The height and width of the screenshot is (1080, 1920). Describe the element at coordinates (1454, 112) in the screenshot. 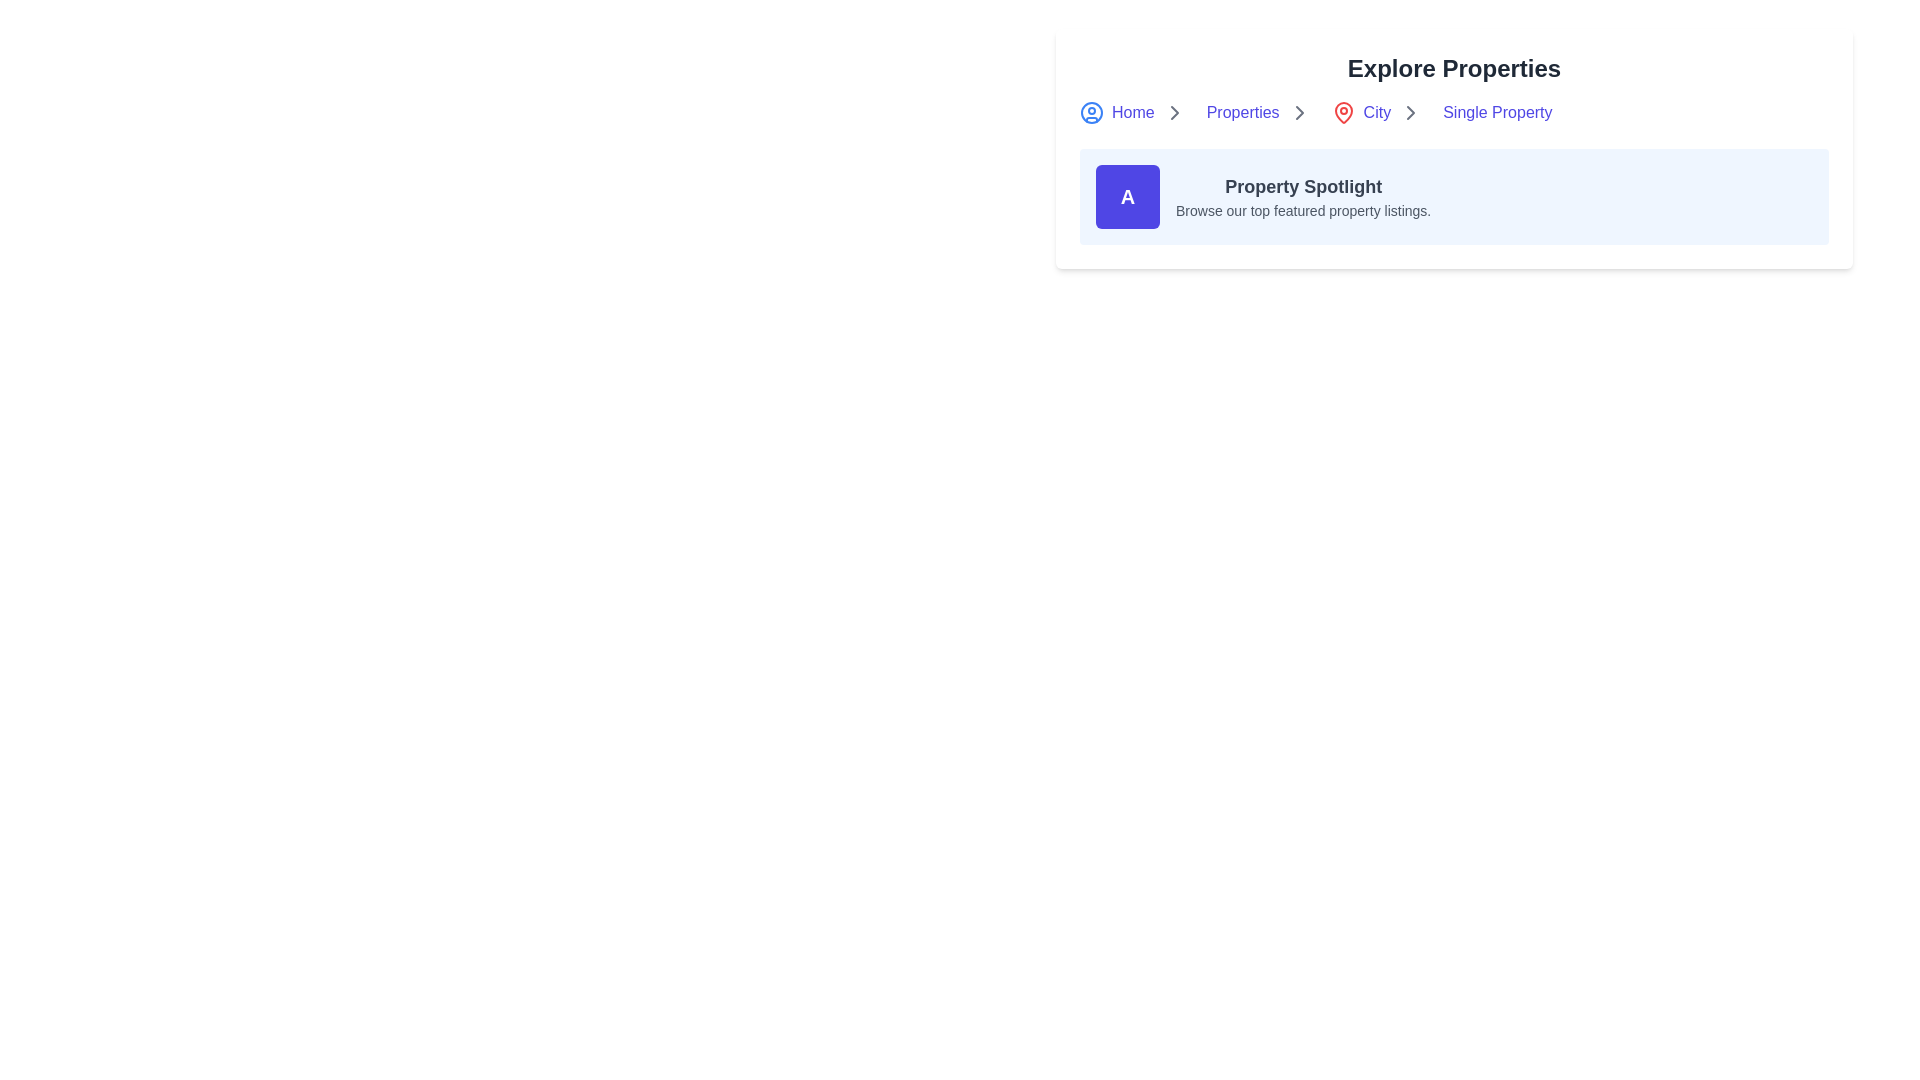

I see `the breadcrumb navigation item located below the 'Explore Properties' heading` at that location.